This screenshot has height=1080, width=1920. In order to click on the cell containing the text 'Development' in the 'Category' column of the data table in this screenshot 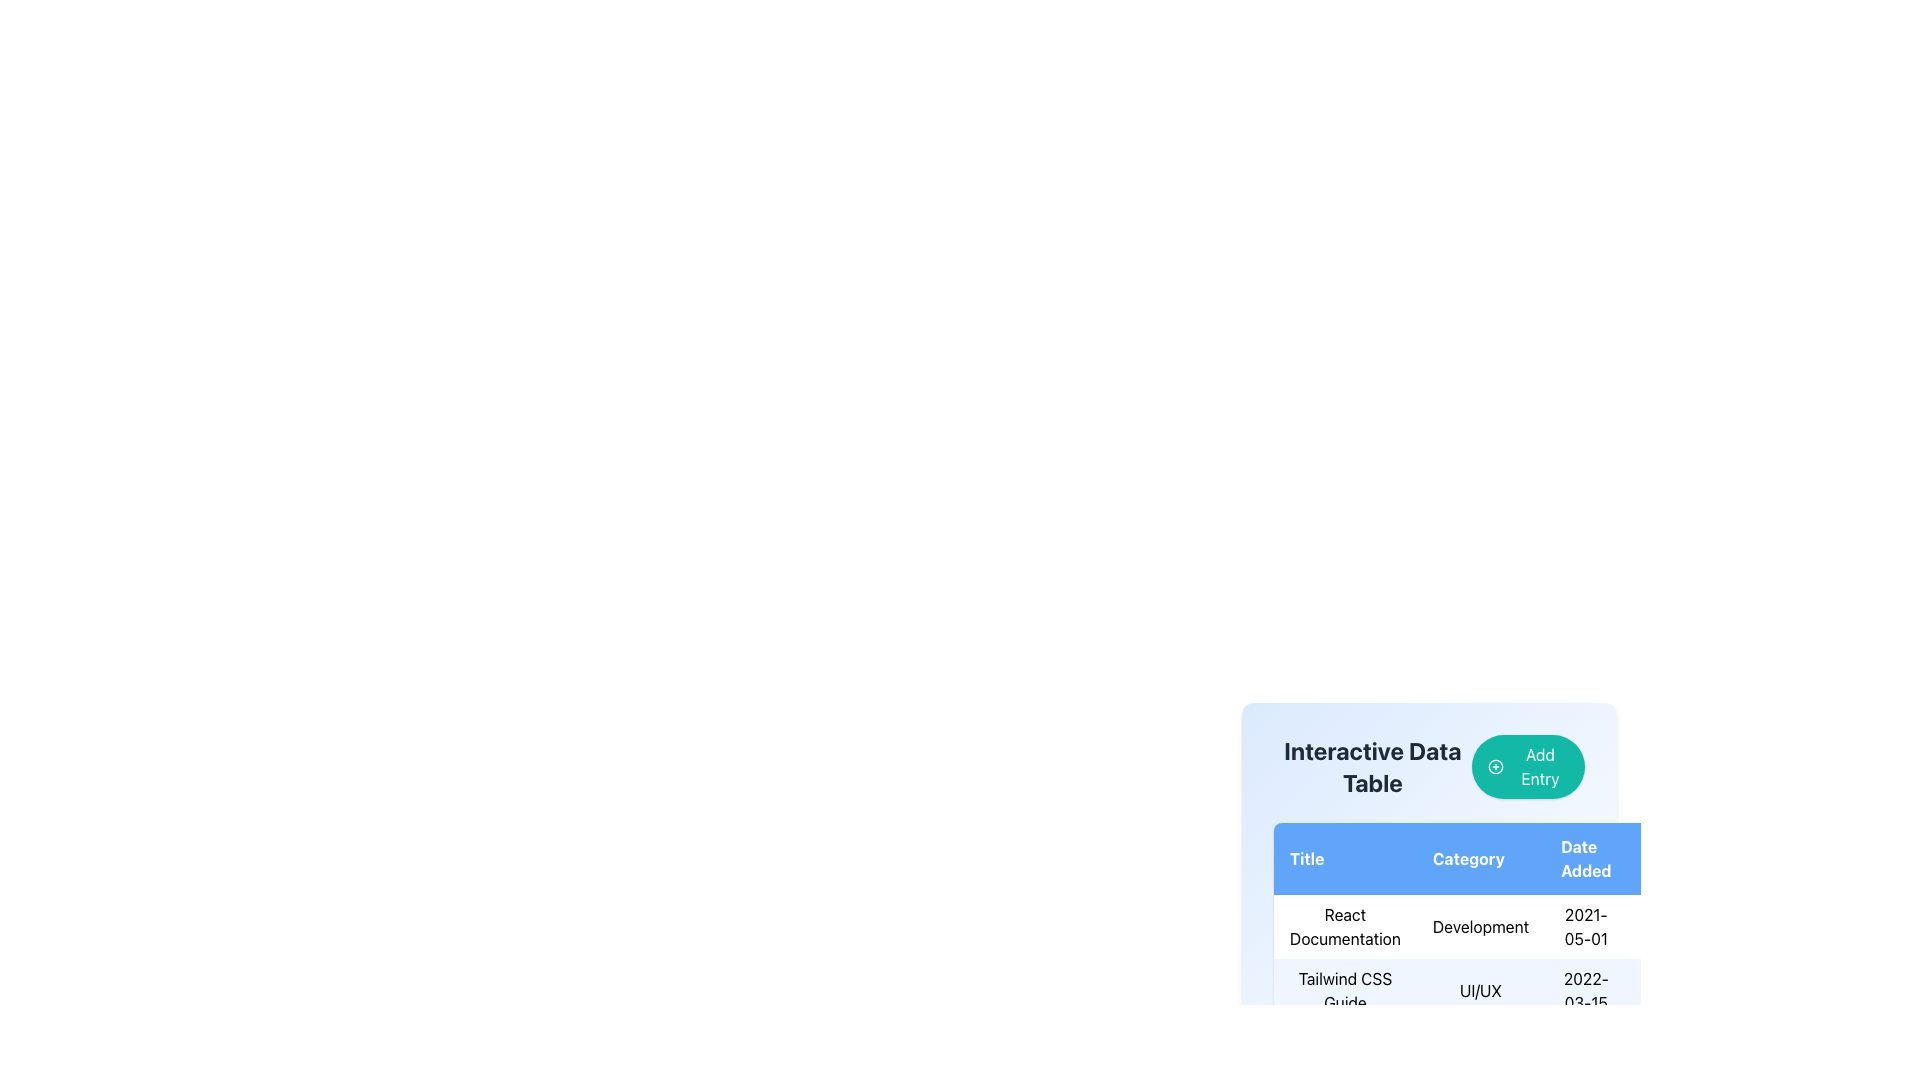, I will do `click(1480, 926)`.